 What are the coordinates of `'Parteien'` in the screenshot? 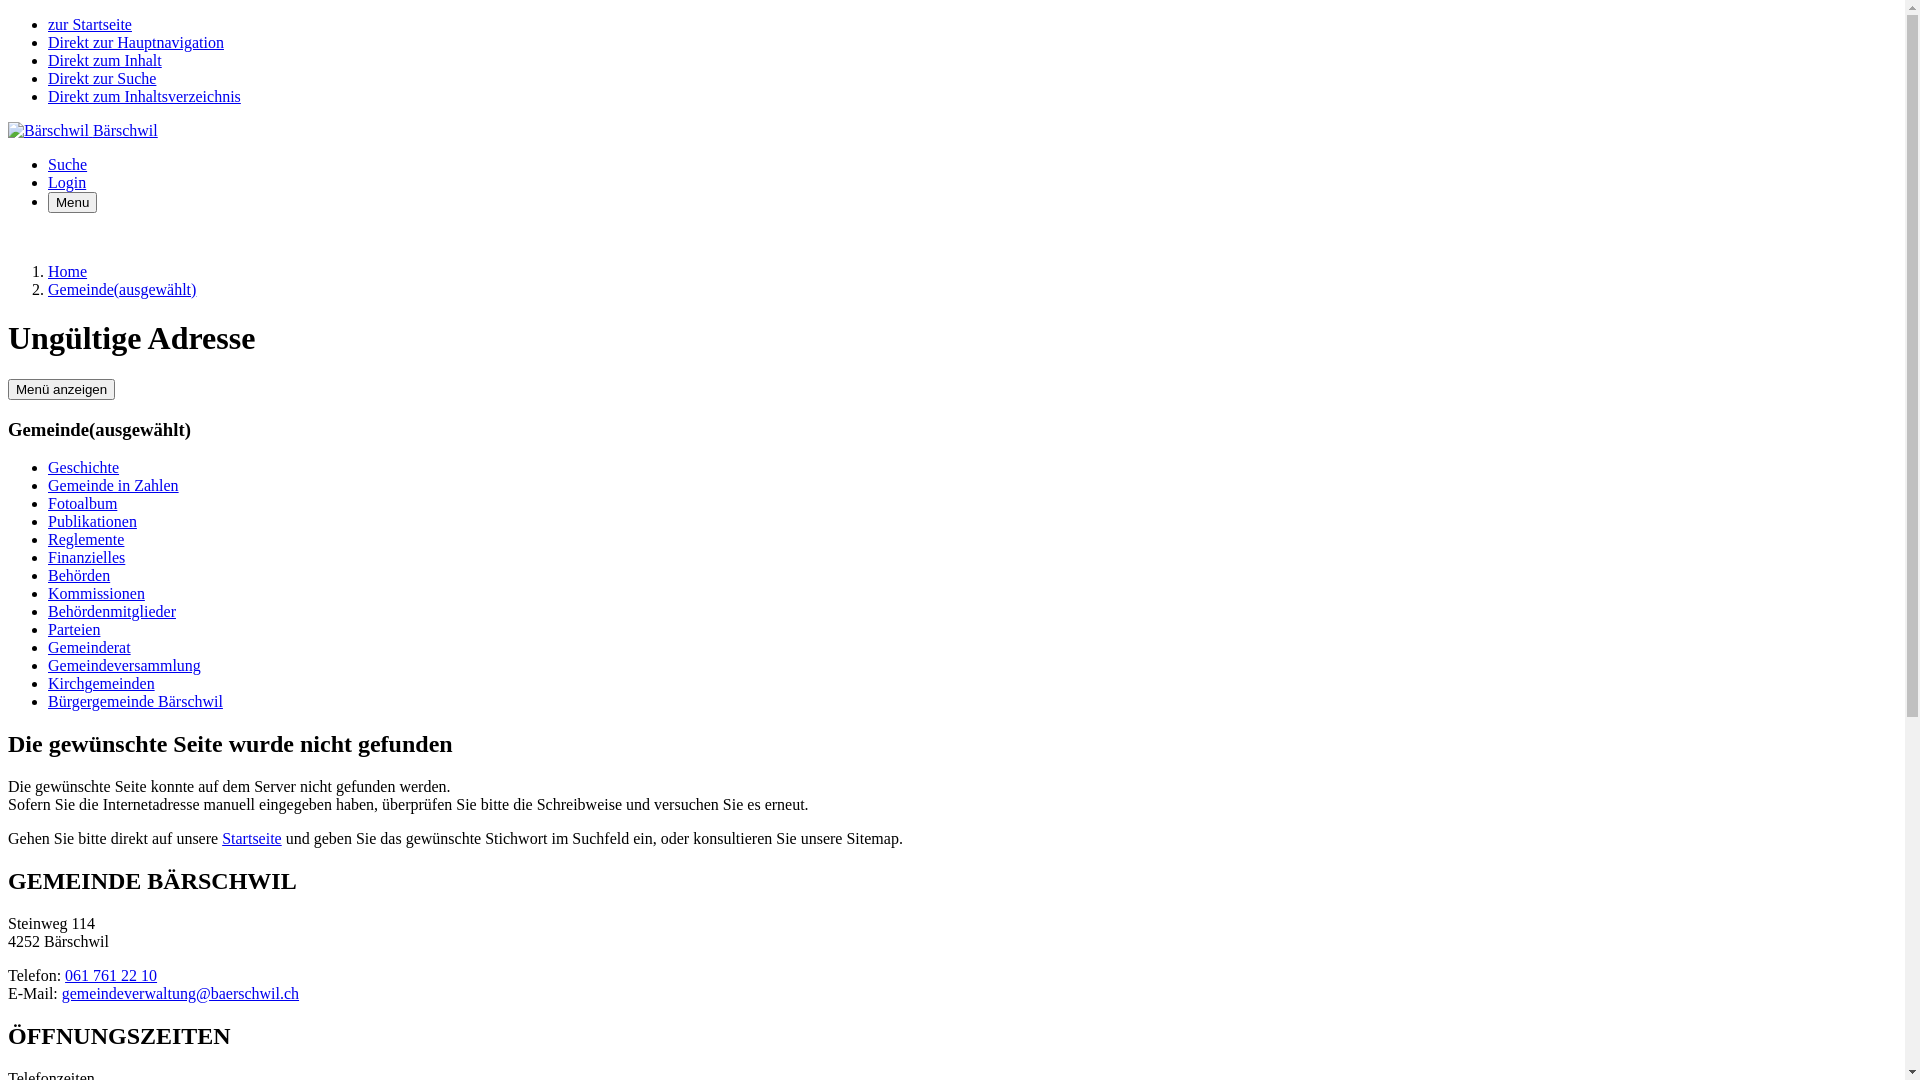 It's located at (73, 628).